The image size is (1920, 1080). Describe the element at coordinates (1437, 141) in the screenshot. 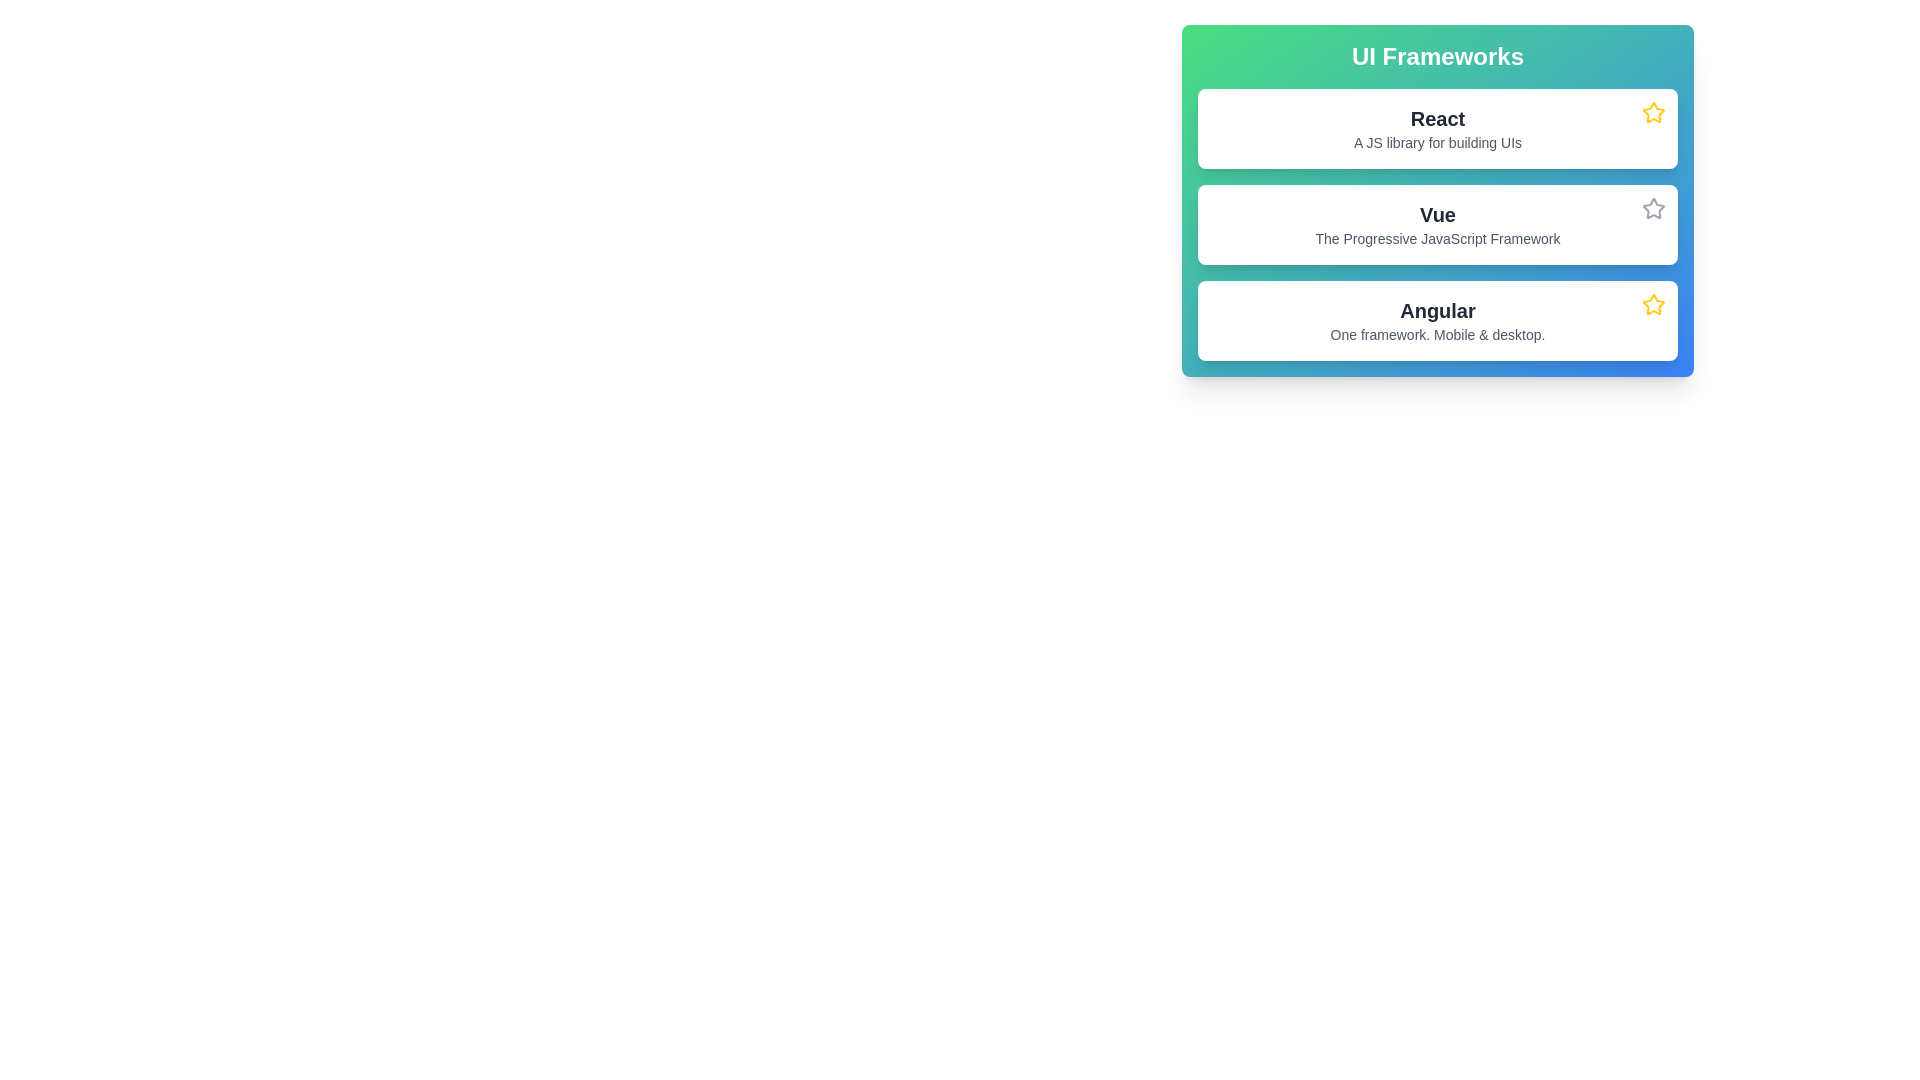

I see `static text label providing a brief description about the 'React' framework, positioned below the heading 'React' in the 'UI Frameworks' list` at that location.